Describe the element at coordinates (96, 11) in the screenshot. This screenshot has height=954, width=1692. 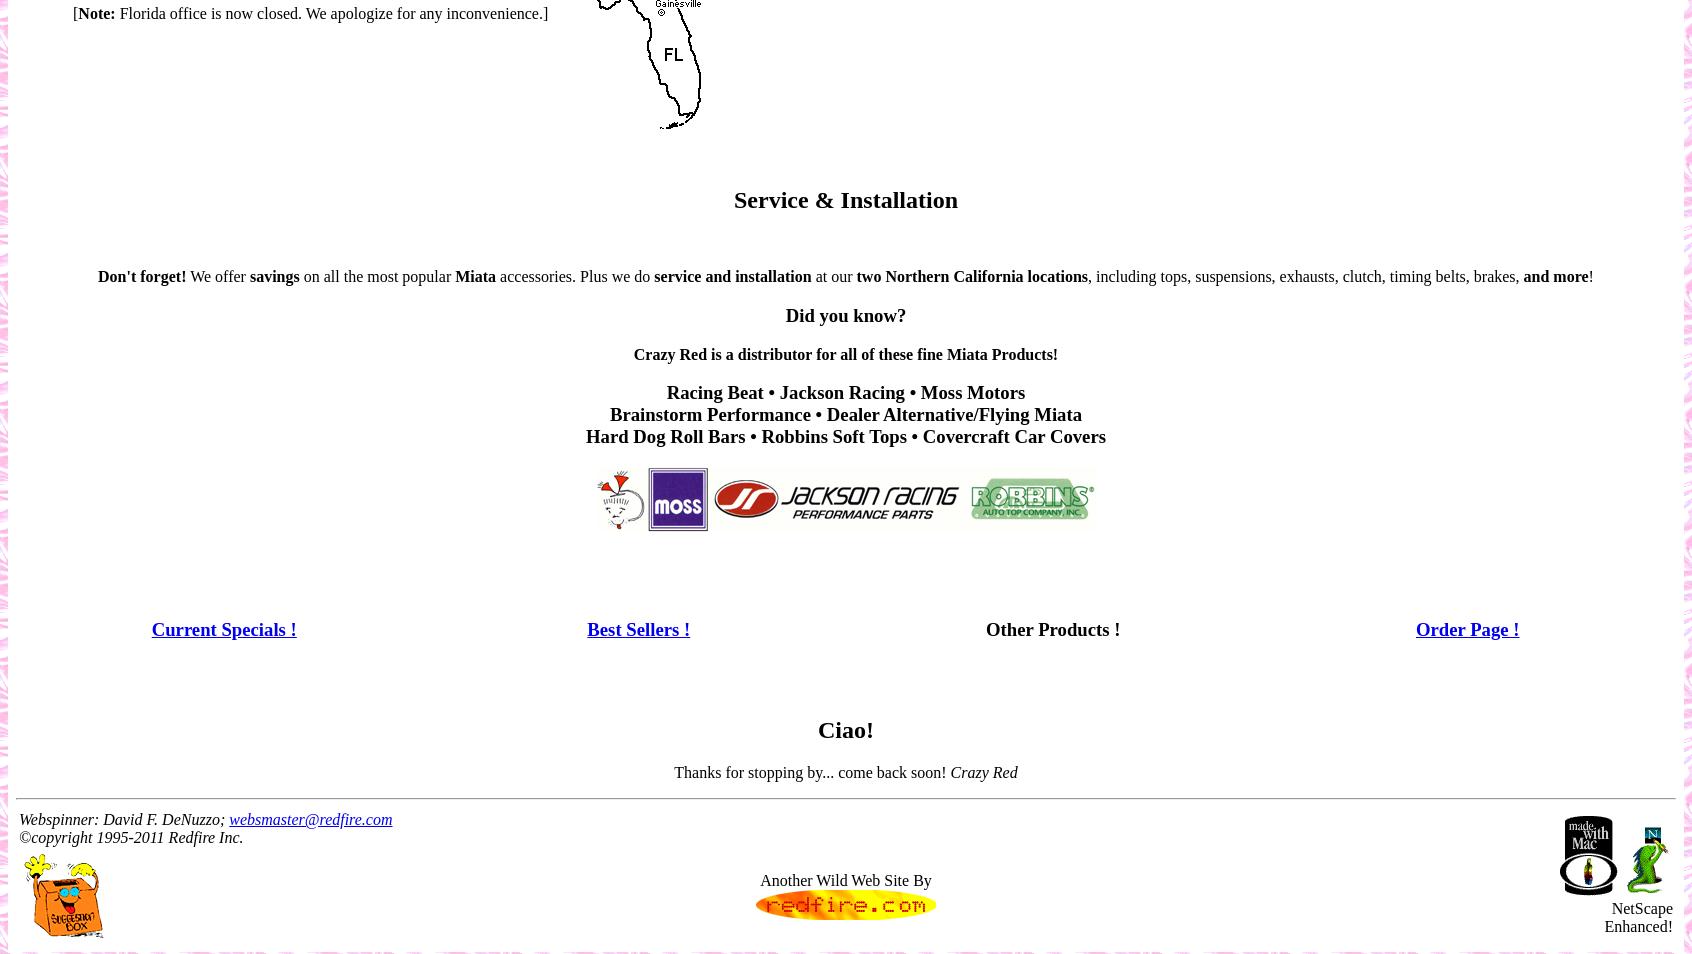
I see `'Note:'` at that location.